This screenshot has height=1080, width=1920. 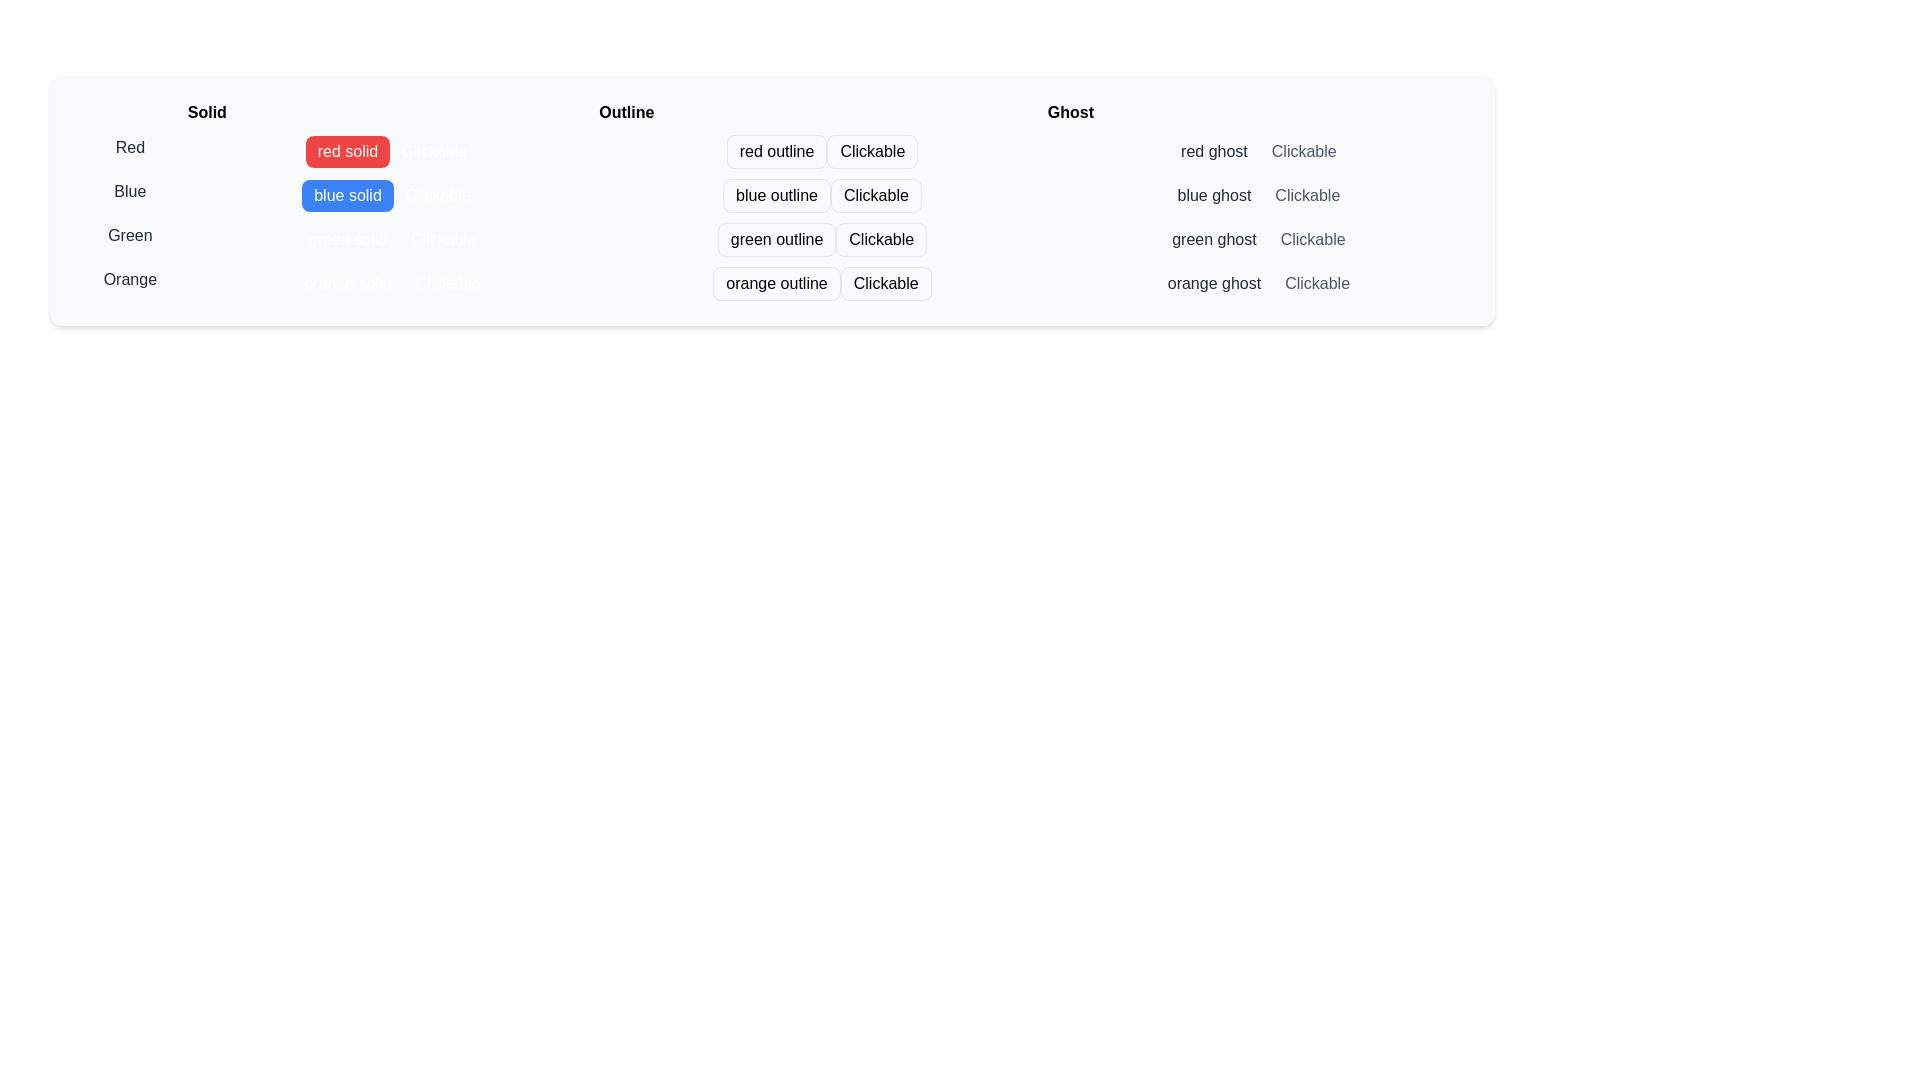 I want to click on the text display element that shows 'red ghost' with a gray background and rounded corners, located in the first row of the 'Ghost' column, so click(x=1213, y=150).